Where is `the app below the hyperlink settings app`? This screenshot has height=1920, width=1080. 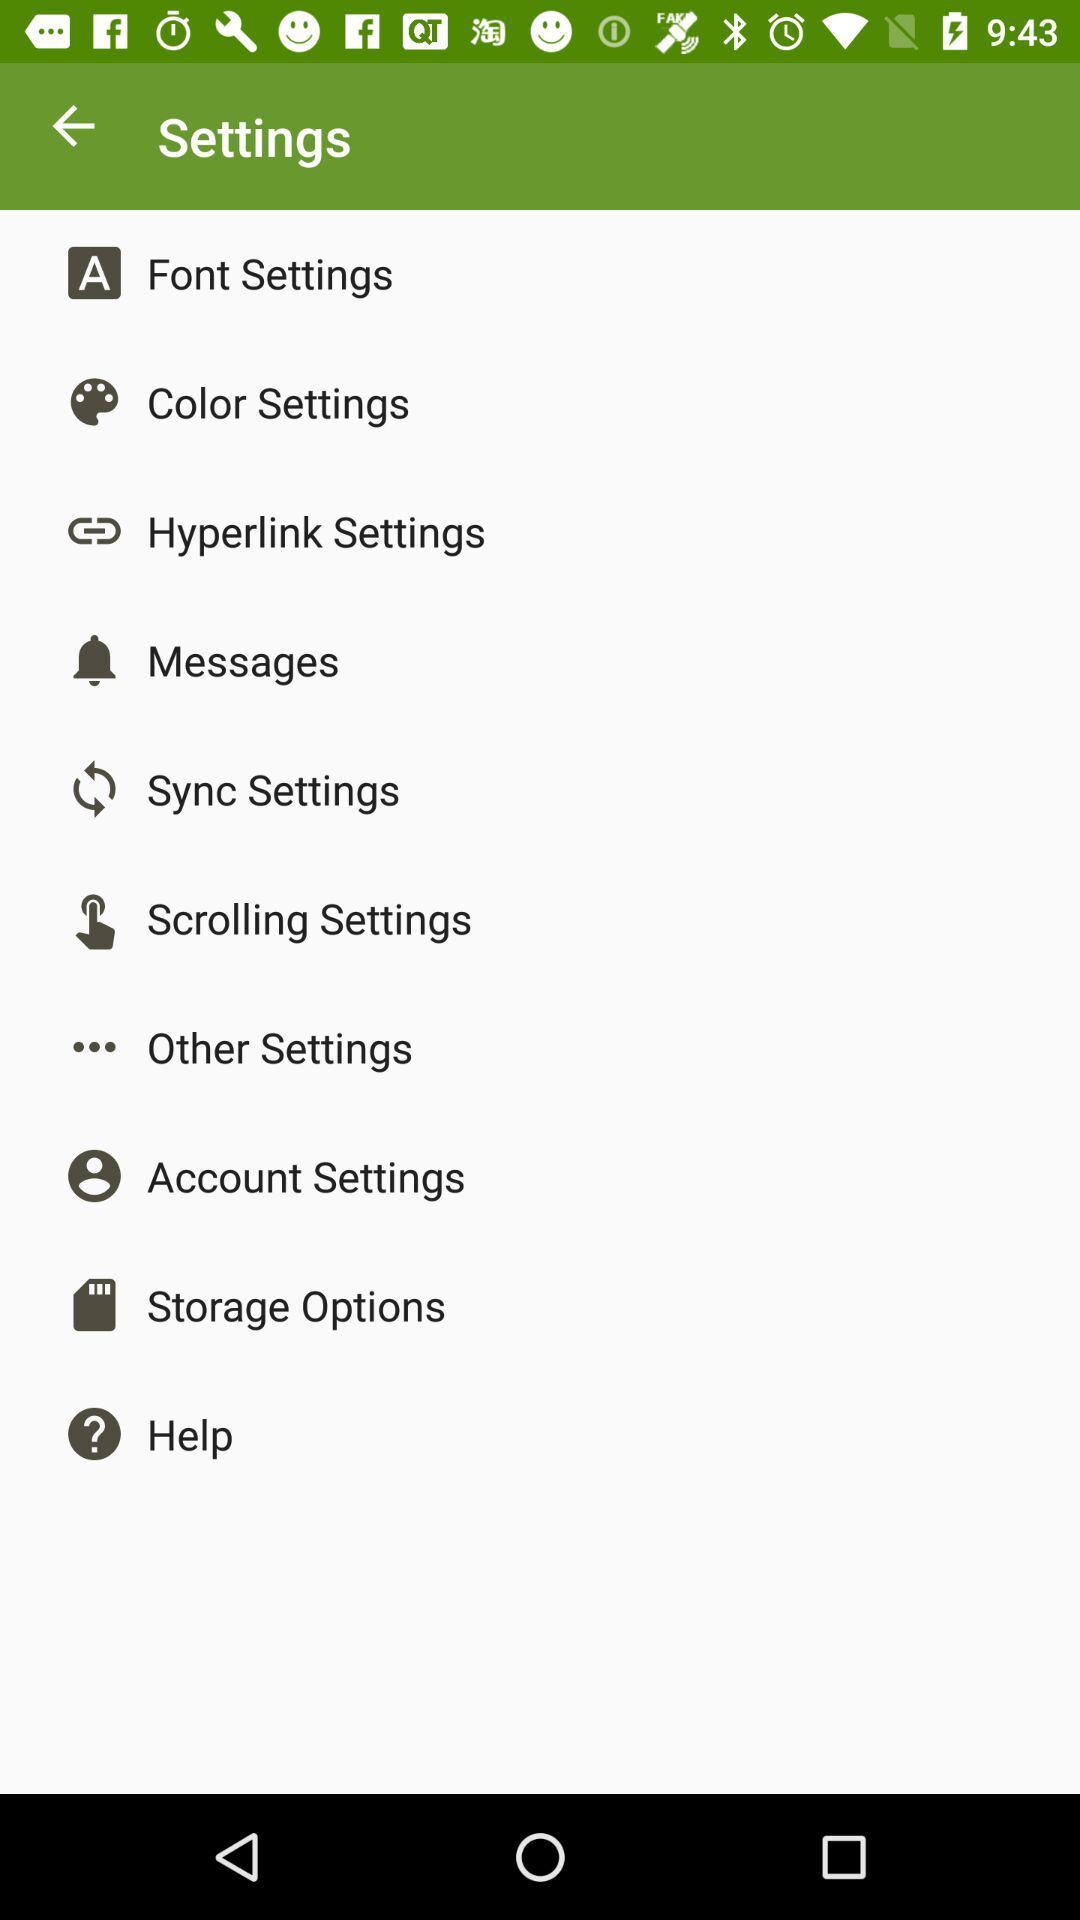
the app below the hyperlink settings app is located at coordinates (242, 660).